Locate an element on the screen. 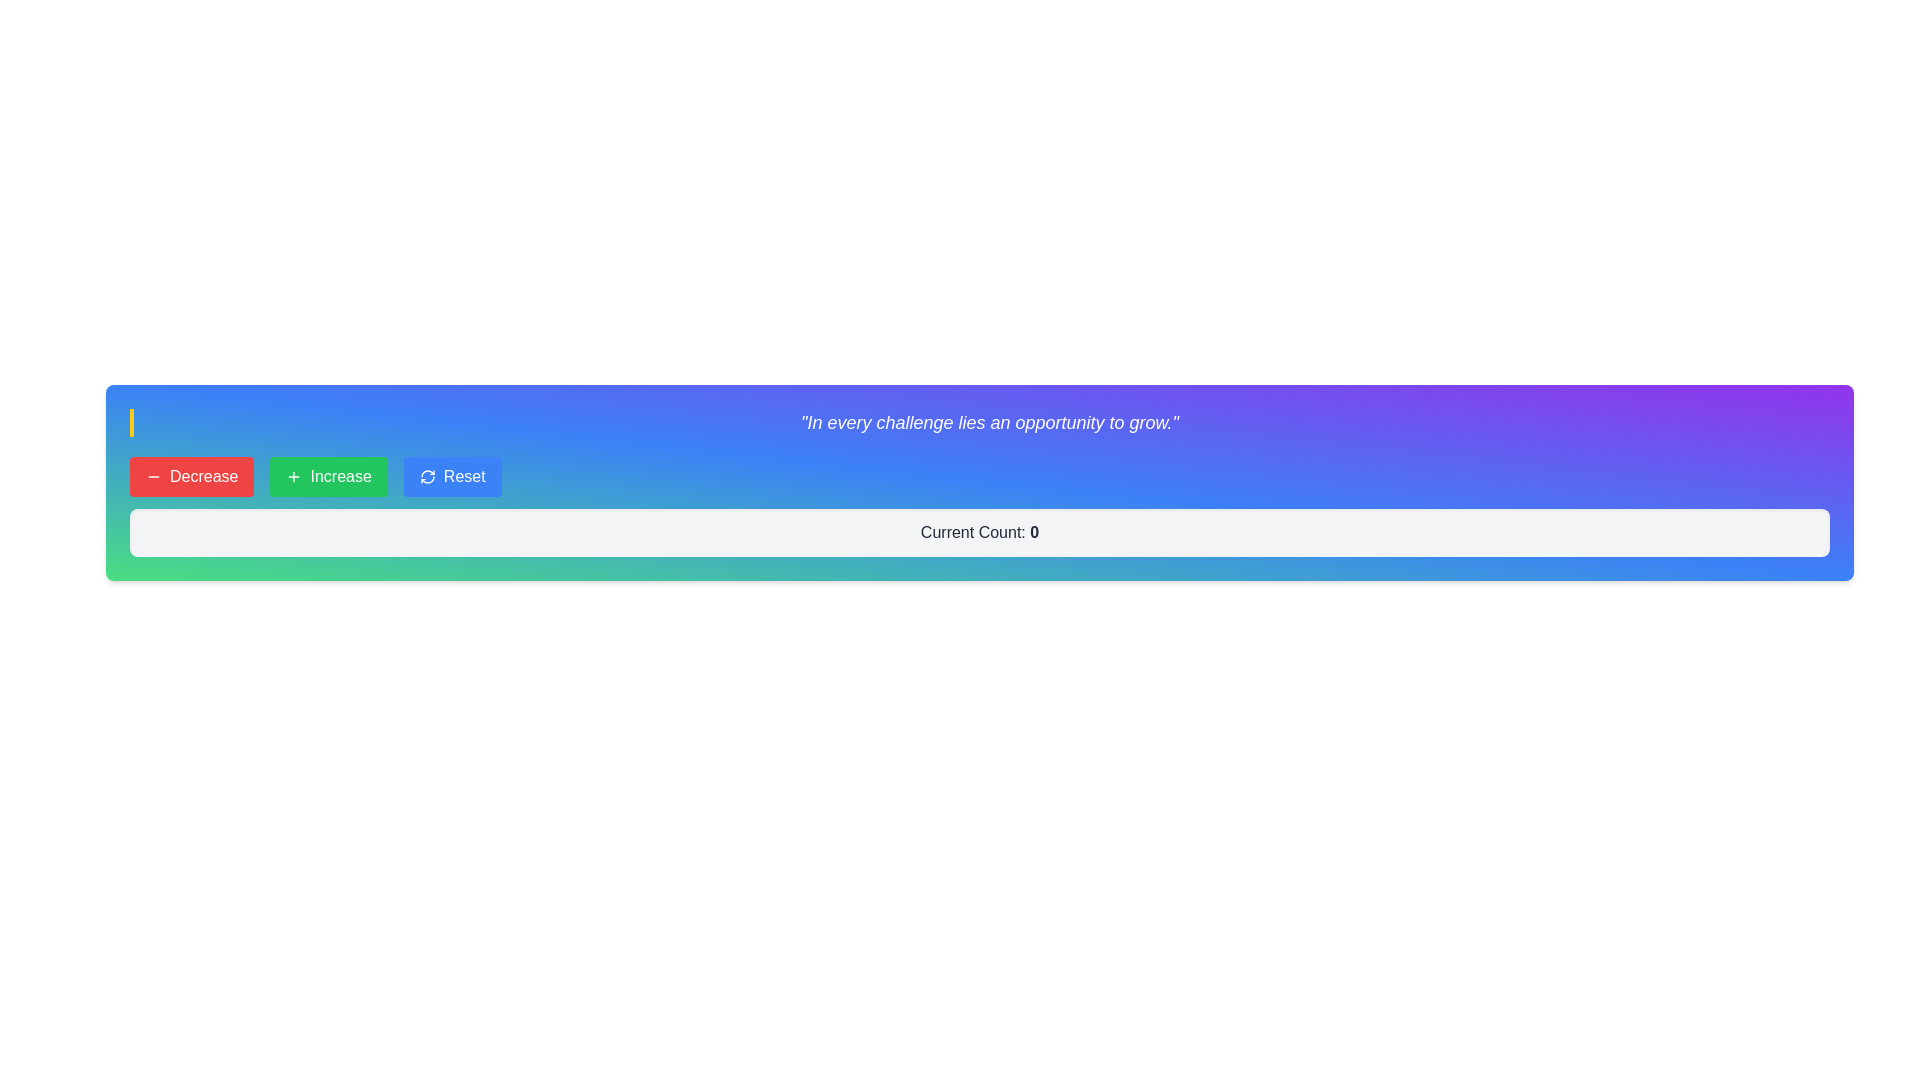 The width and height of the screenshot is (1920, 1080). the first button in the horizontal group, which decreases a value is located at coordinates (192, 477).